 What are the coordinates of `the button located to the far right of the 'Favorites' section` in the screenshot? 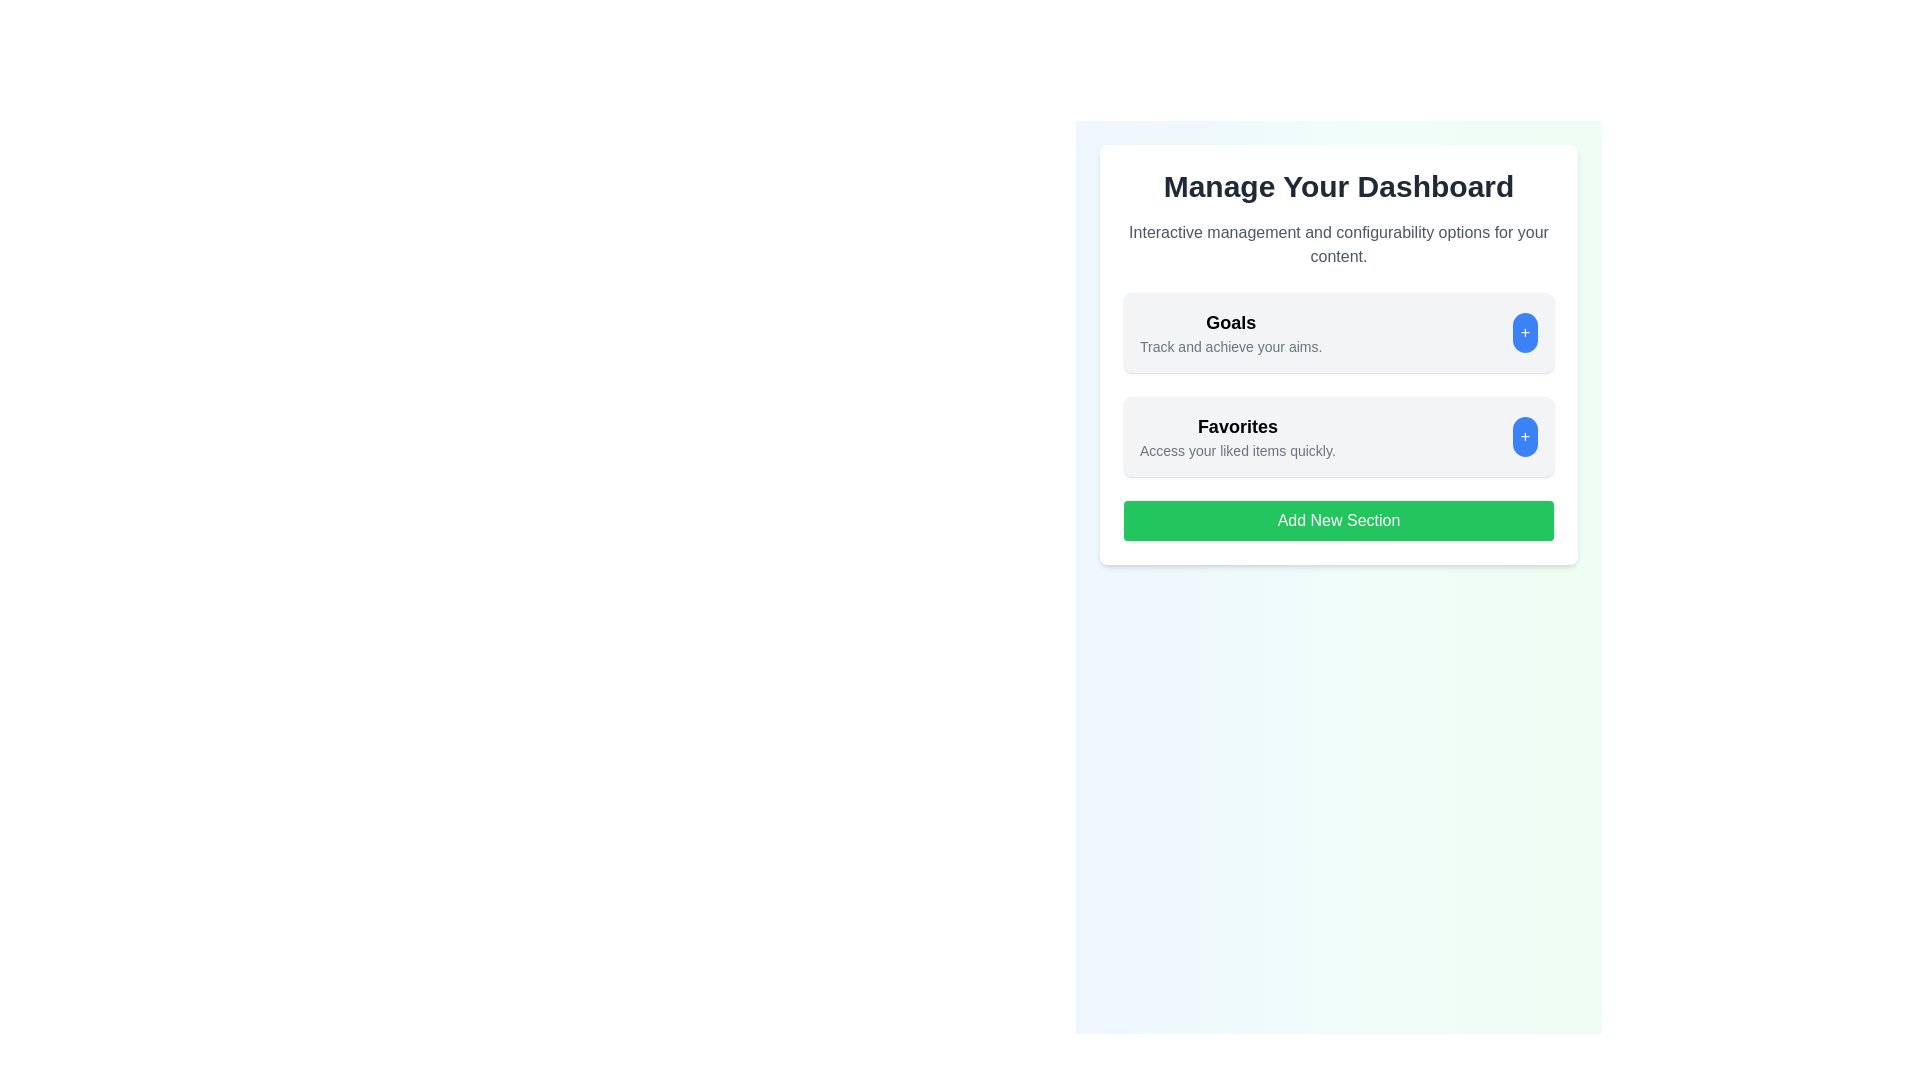 It's located at (1524, 435).